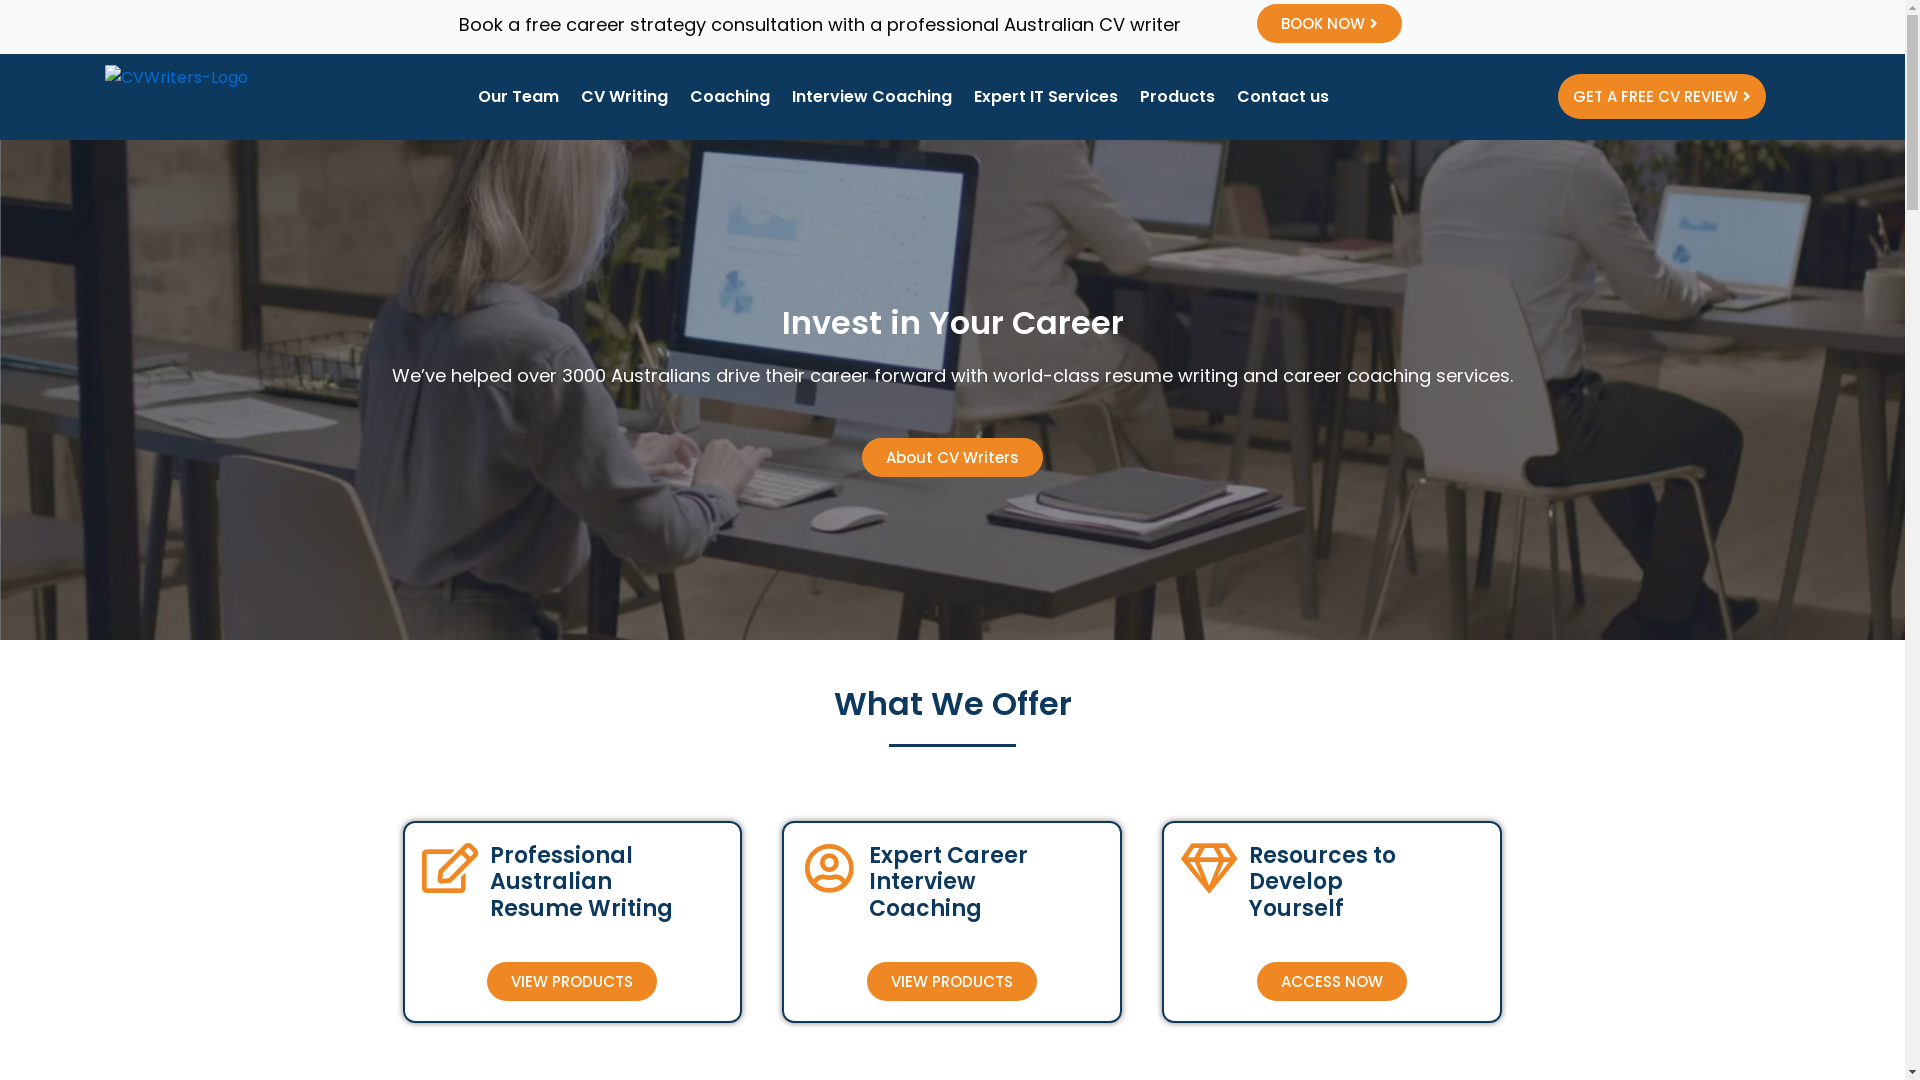 The image size is (1920, 1080). I want to click on 'VIEW PRODUCTS', so click(570, 980).